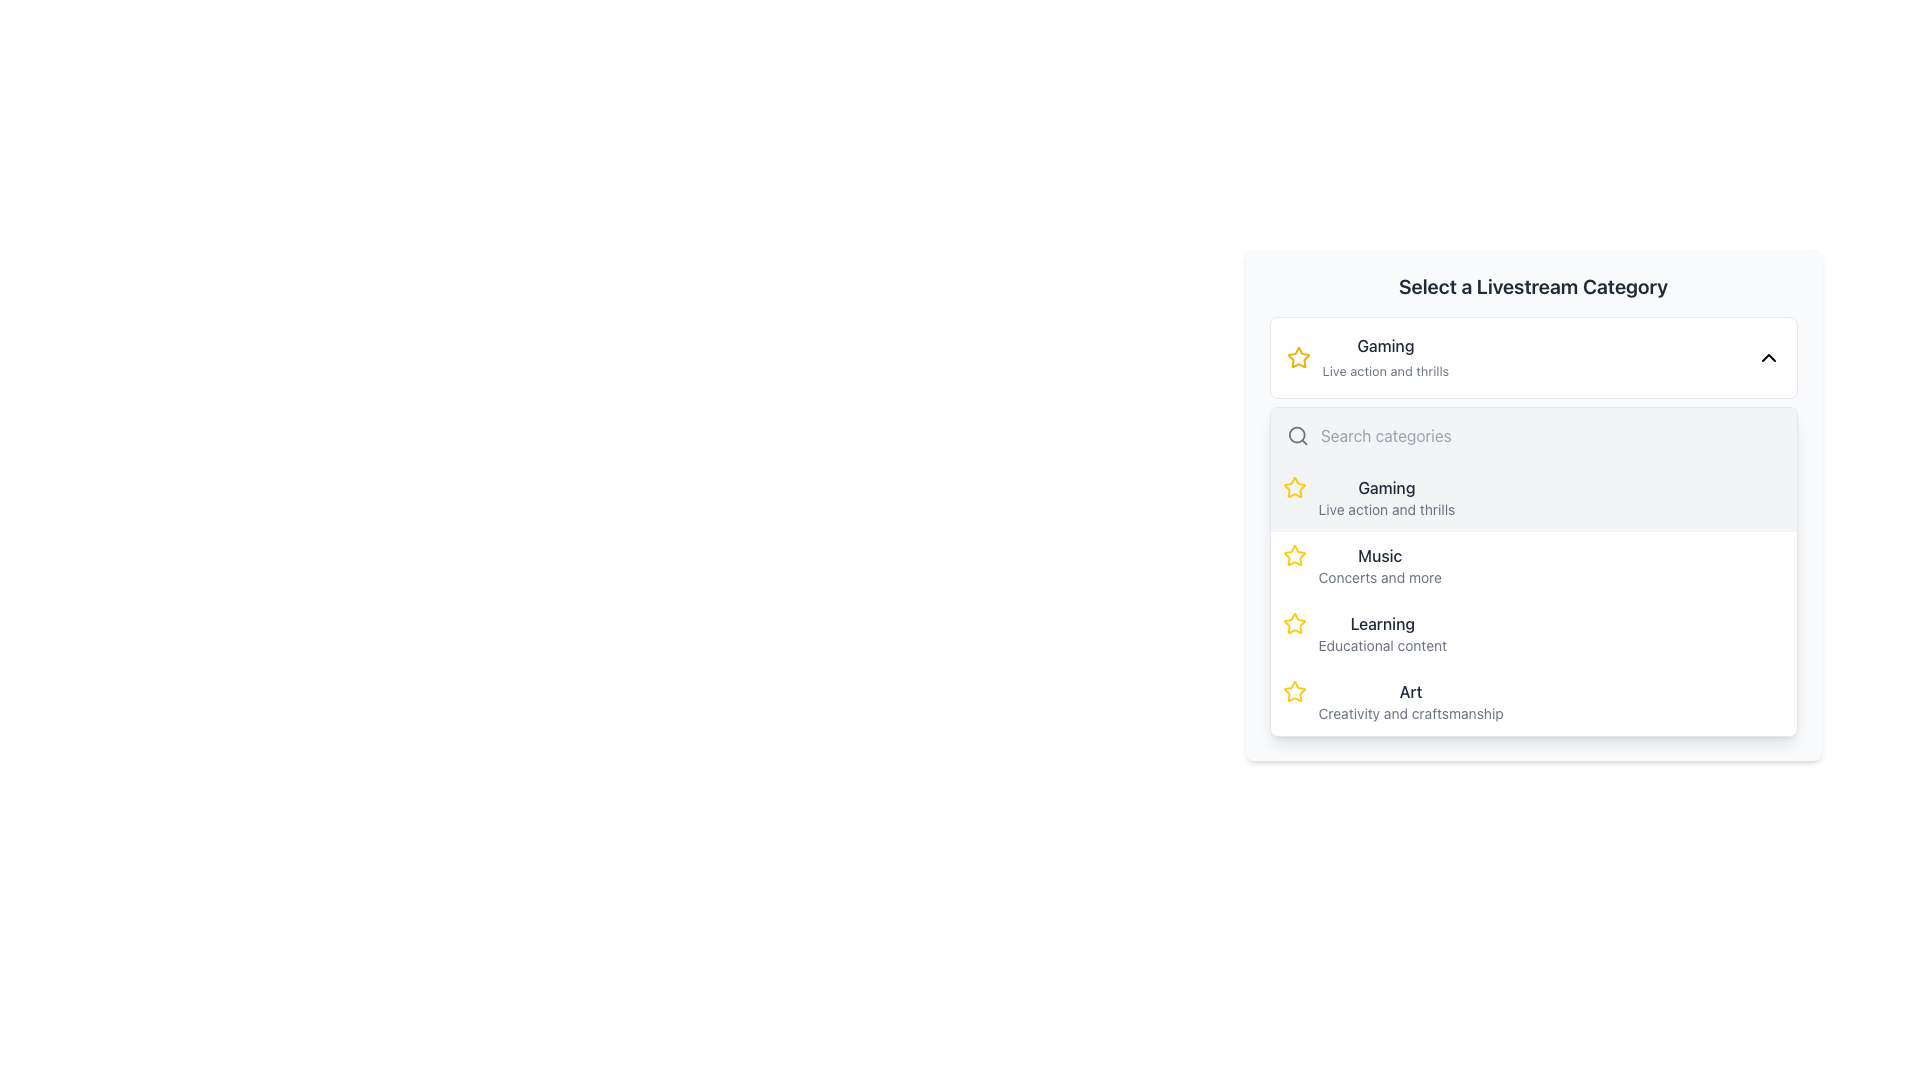 The height and width of the screenshot is (1080, 1920). Describe the element at coordinates (1381, 633) in the screenshot. I see `the 'Learning' category option in the dropdown list` at that location.